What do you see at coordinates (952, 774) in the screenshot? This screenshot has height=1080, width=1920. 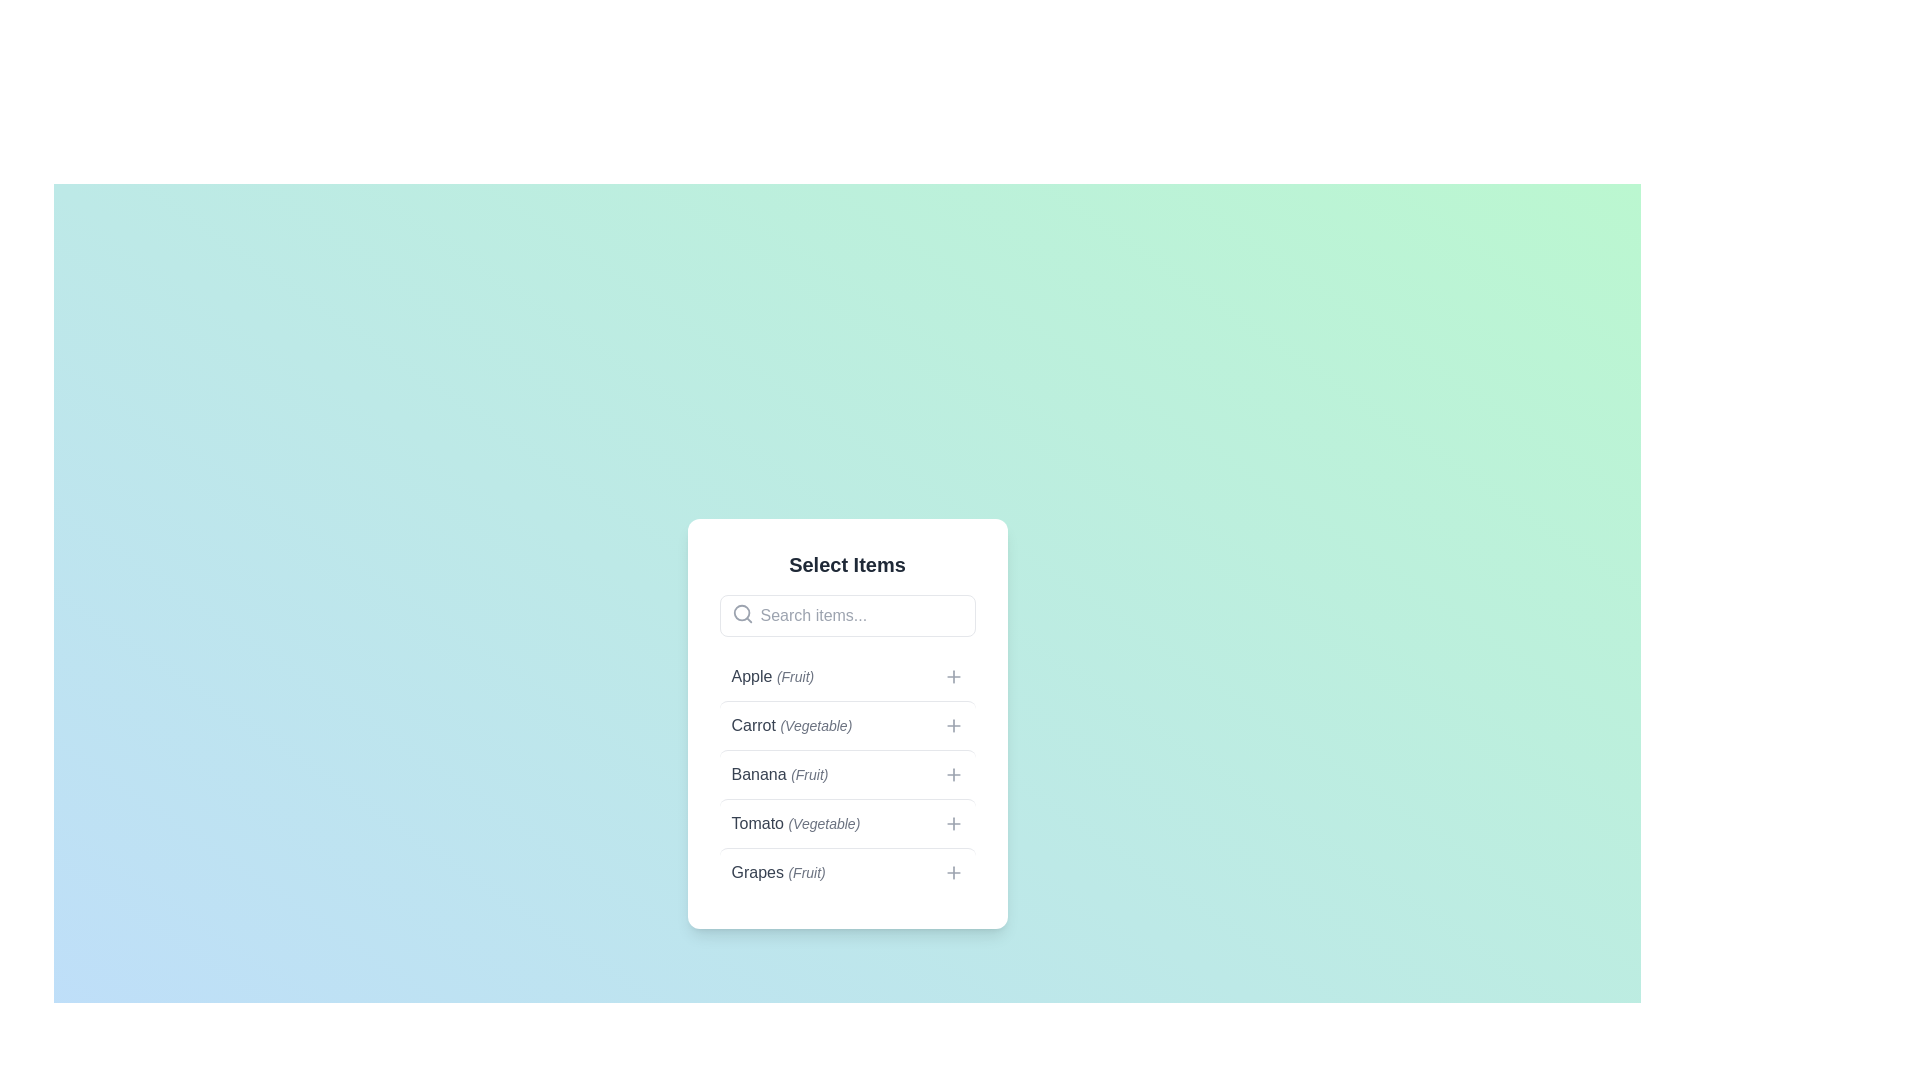 I see `the action trigger button located at the far right of the 'Banana (Fruit)' row` at bounding box center [952, 774].